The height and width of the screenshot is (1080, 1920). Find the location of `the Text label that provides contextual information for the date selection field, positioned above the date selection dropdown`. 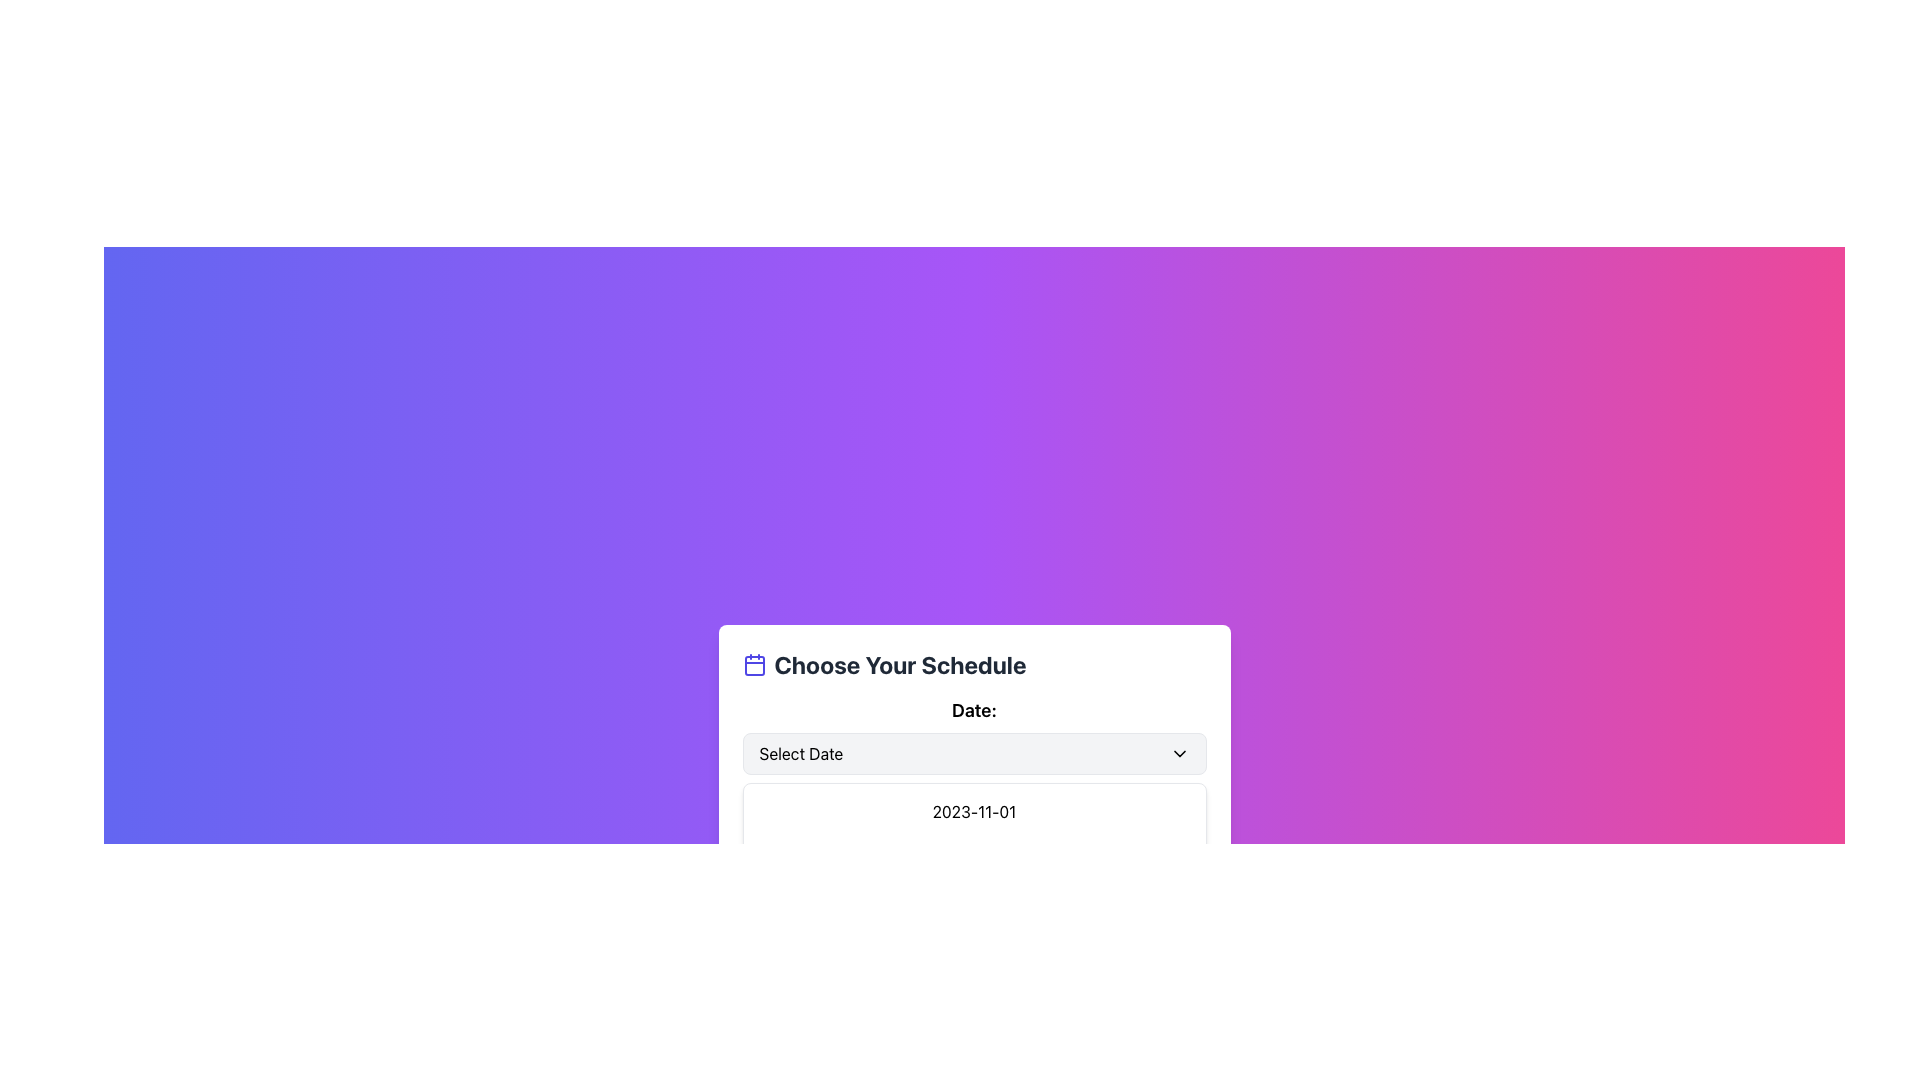

the Text label that provides contextual information for the date selection field, positioned above the date selection dropdown is located at coordinates (974, 709).